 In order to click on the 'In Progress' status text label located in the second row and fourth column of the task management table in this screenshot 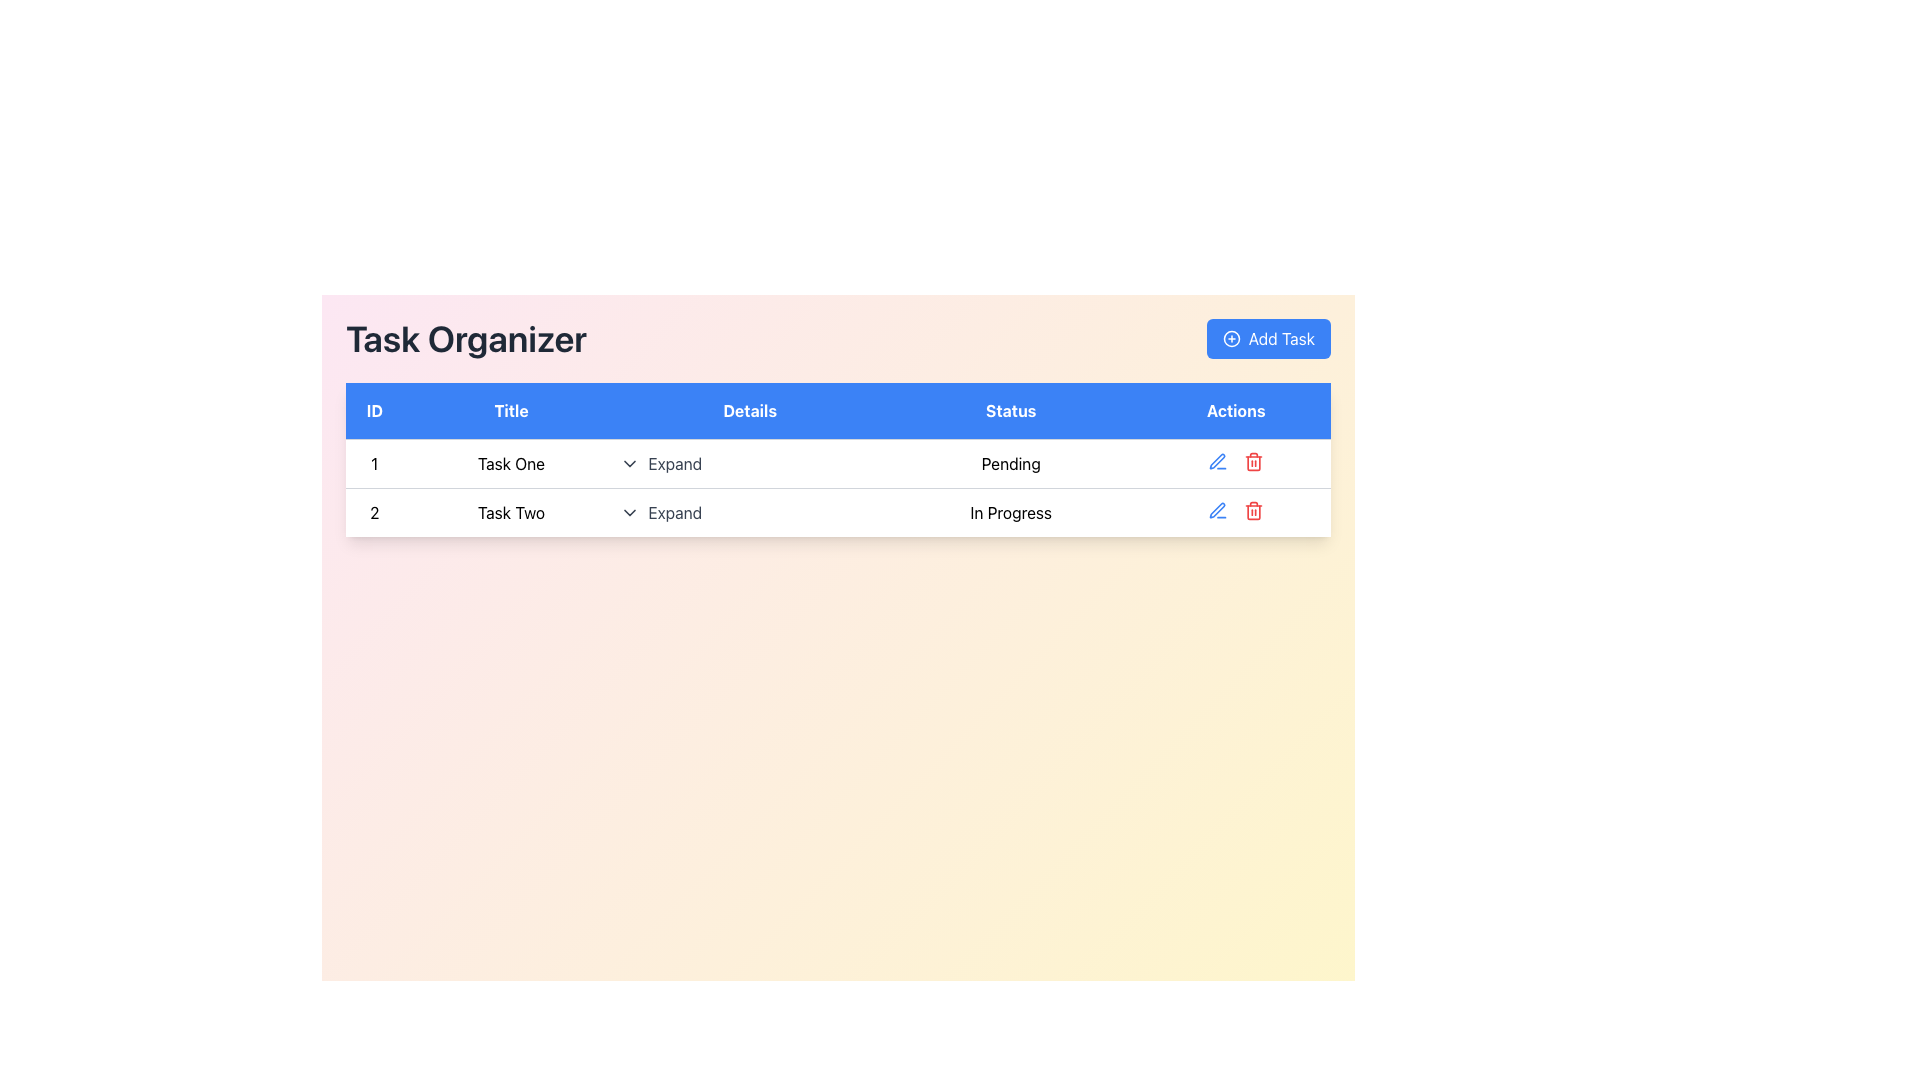, I will do `click(1011, 511)`.